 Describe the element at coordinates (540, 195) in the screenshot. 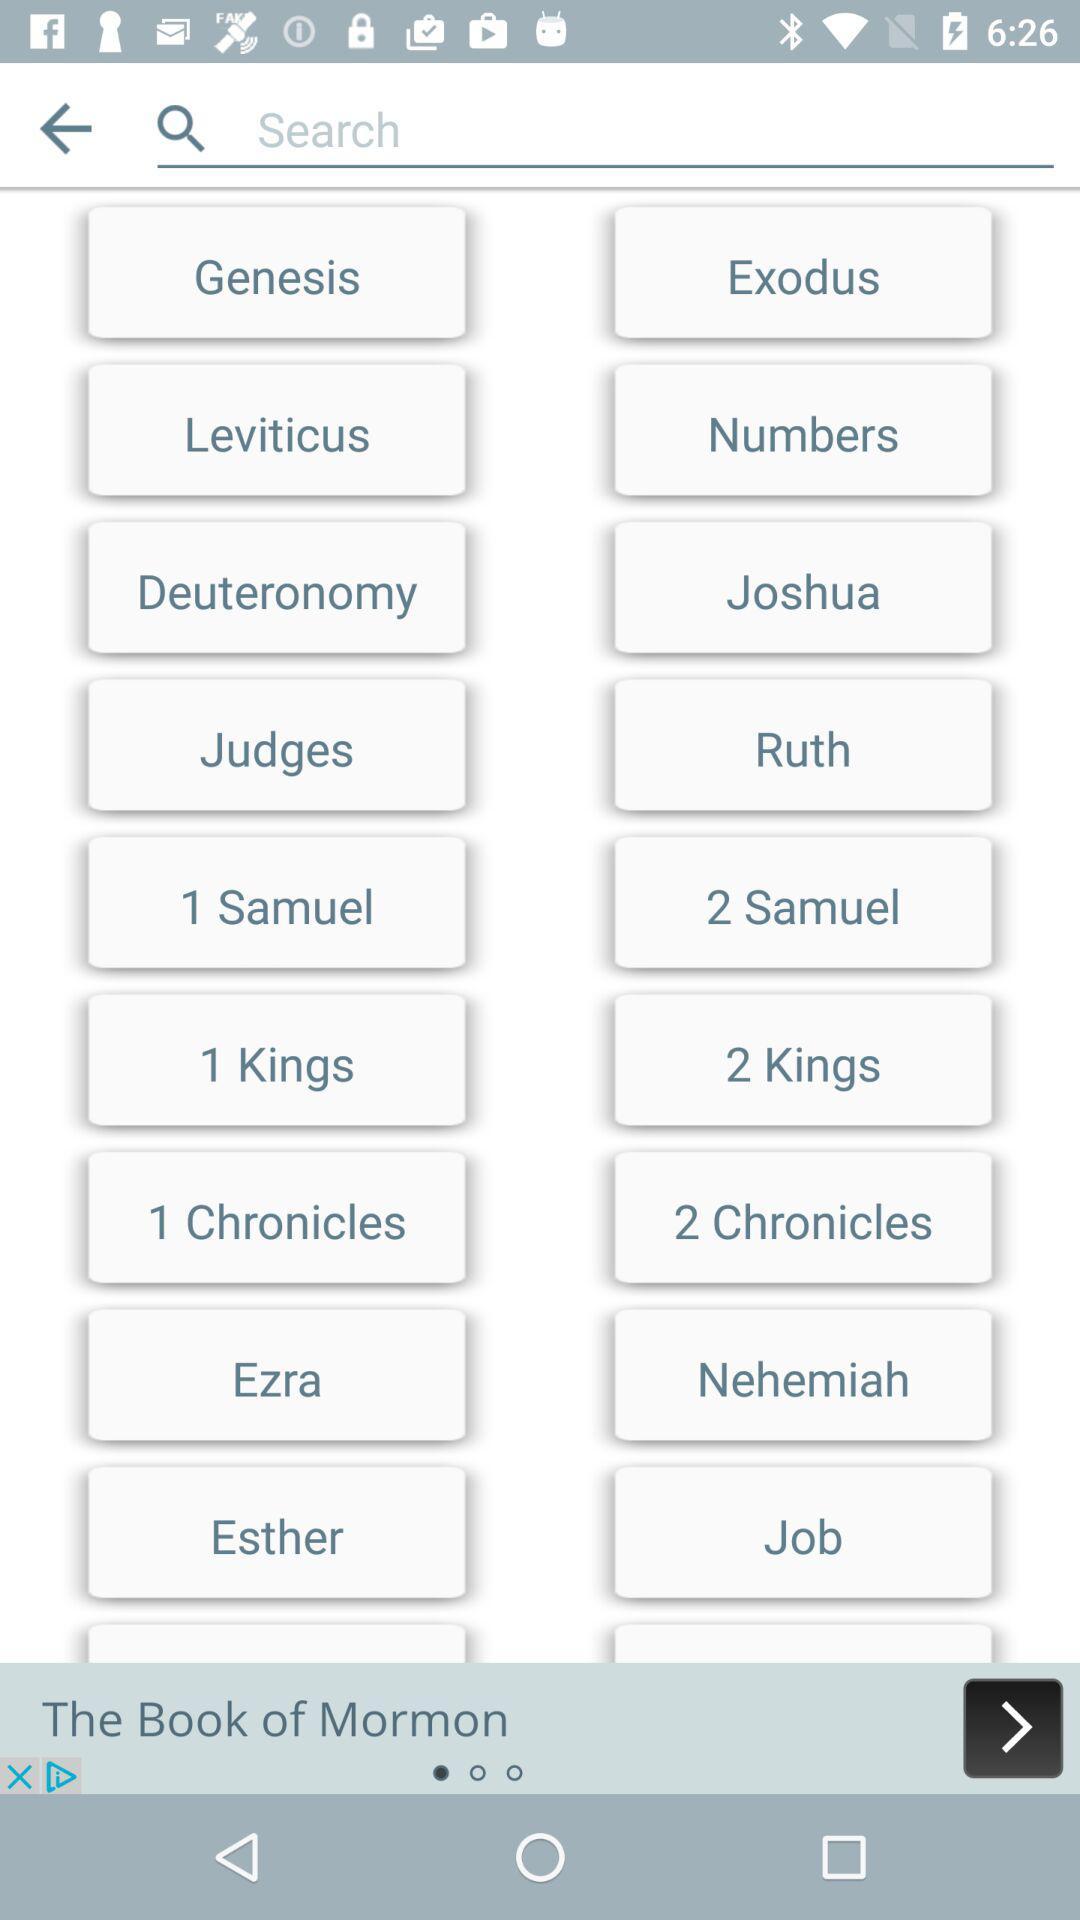

I see `search bar` at that location.